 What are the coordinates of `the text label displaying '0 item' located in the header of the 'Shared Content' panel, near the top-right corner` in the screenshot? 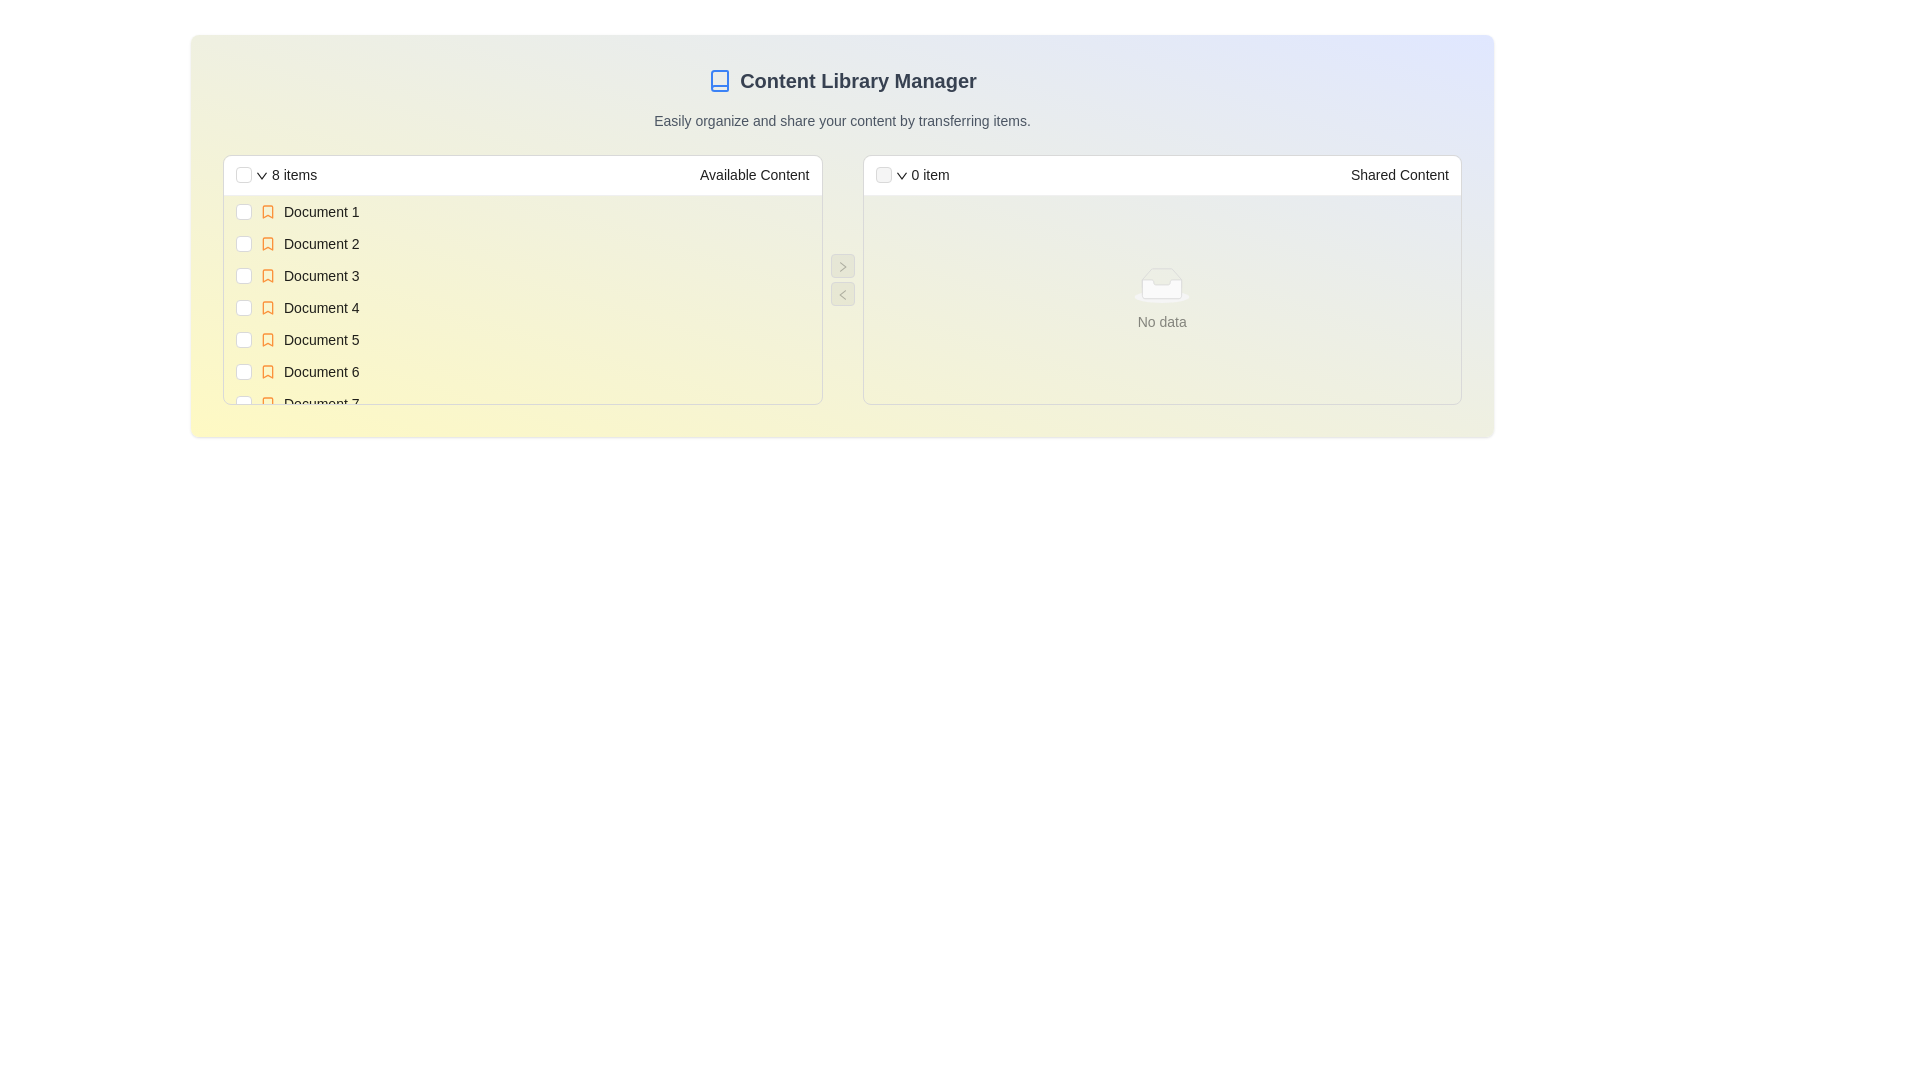 It's located at (929, 173).